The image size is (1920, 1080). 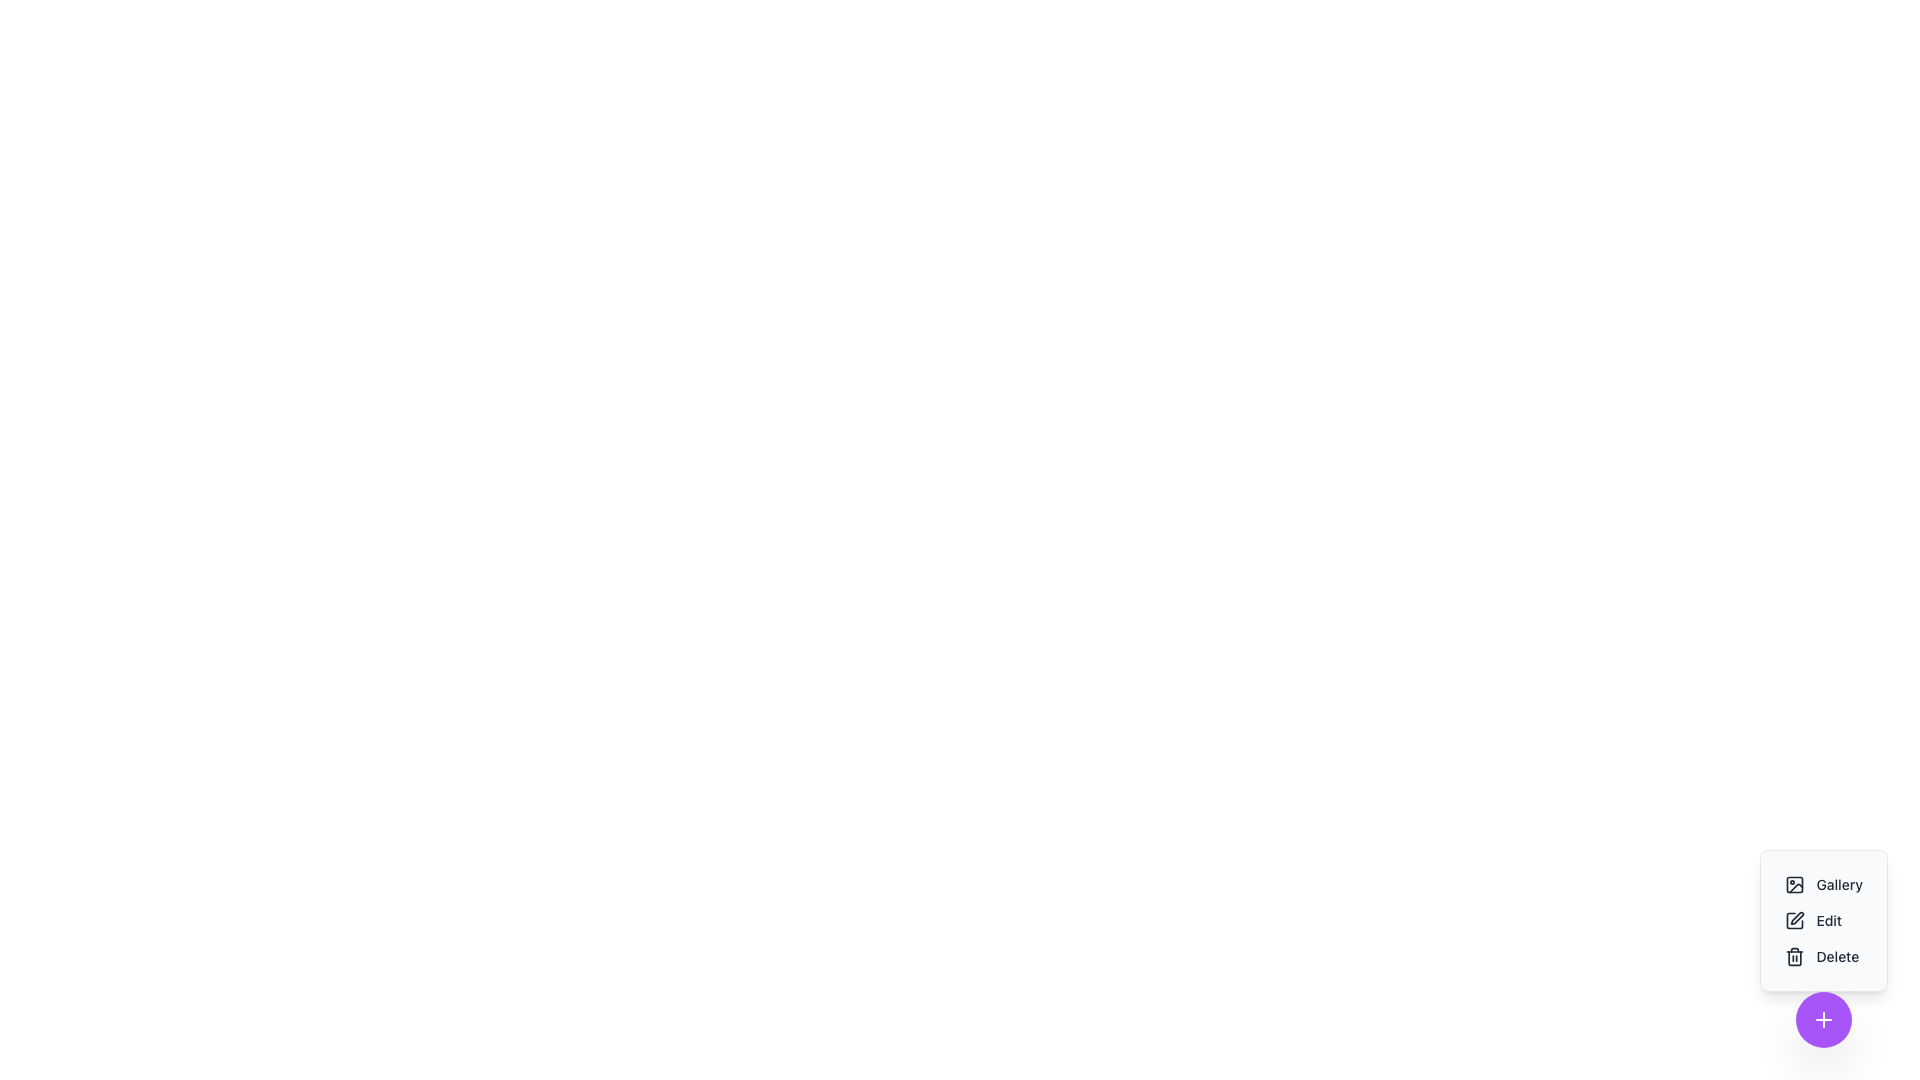 What do you see at coordinates (1837, 955) in the screenshot?
I see `the delete label option, which is the third entry in the vertical list, located to the right of the trash can icon and below the 'Edit' option` at bounding box center [1837, 955].